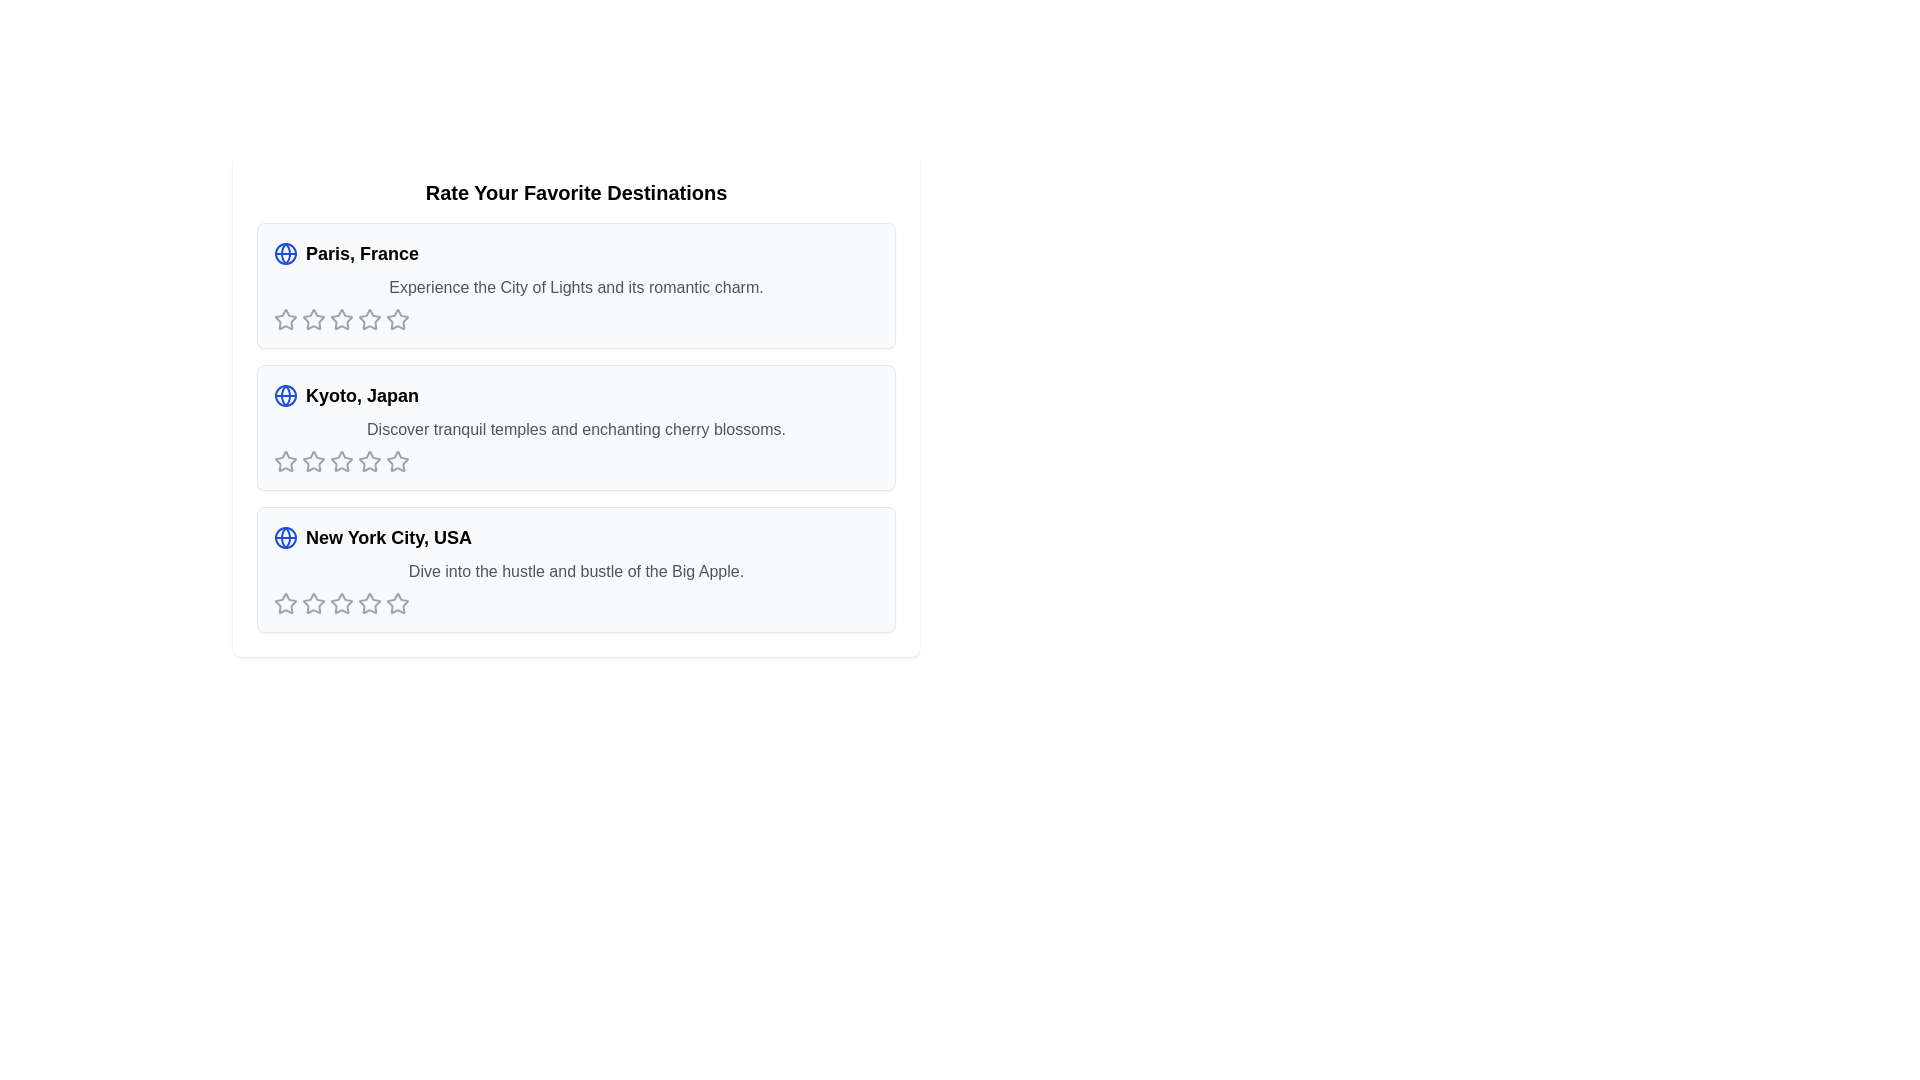 The height and width of the screenshot is (1080, 1920). What do you see at coordinates (341, 462) in the screenshot?
I see `the fourth star icon in the five-star rating system for 'Kyoto, Japan' to scale it up` at bounding box center [341, 462].